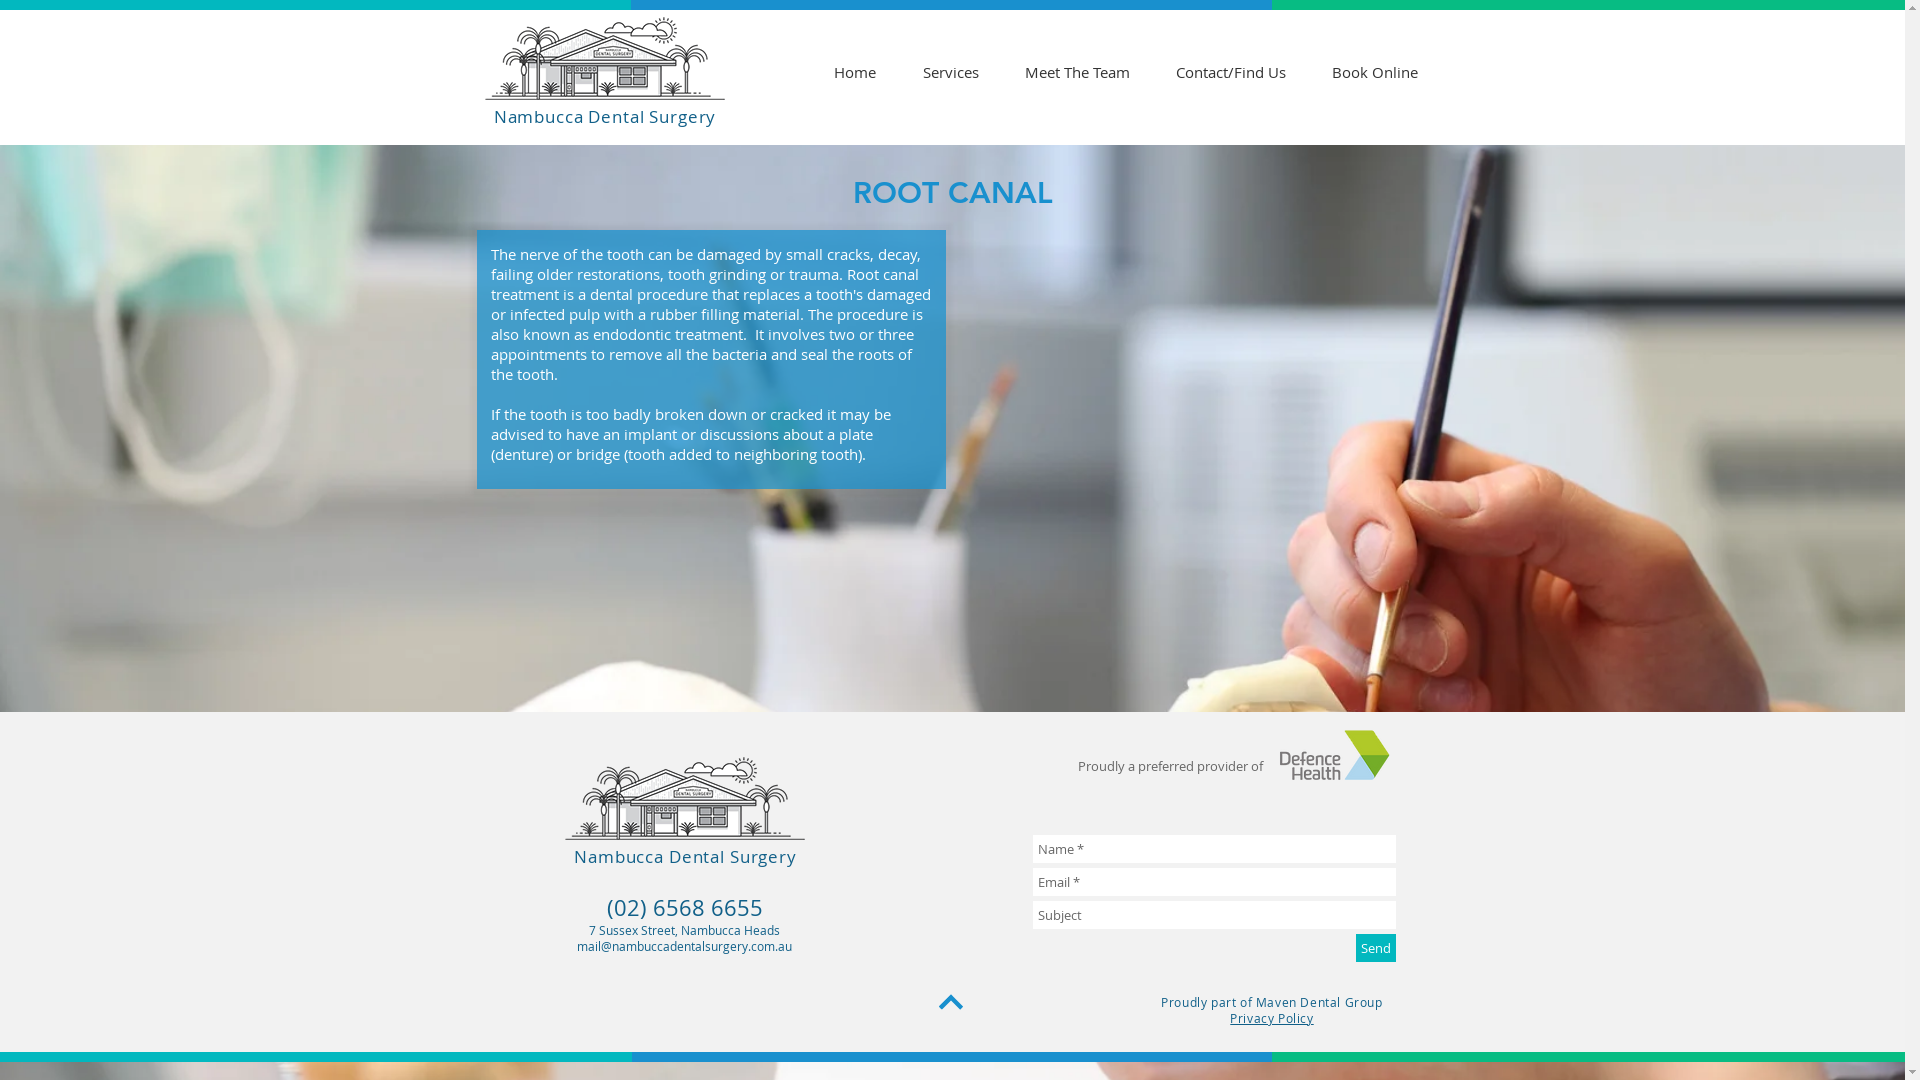 This screenshot has height=1080, width=1920. Describe the element at coordinates (683, 907) in the screenshot. I see `'(02) 6568 6655'` at that location.